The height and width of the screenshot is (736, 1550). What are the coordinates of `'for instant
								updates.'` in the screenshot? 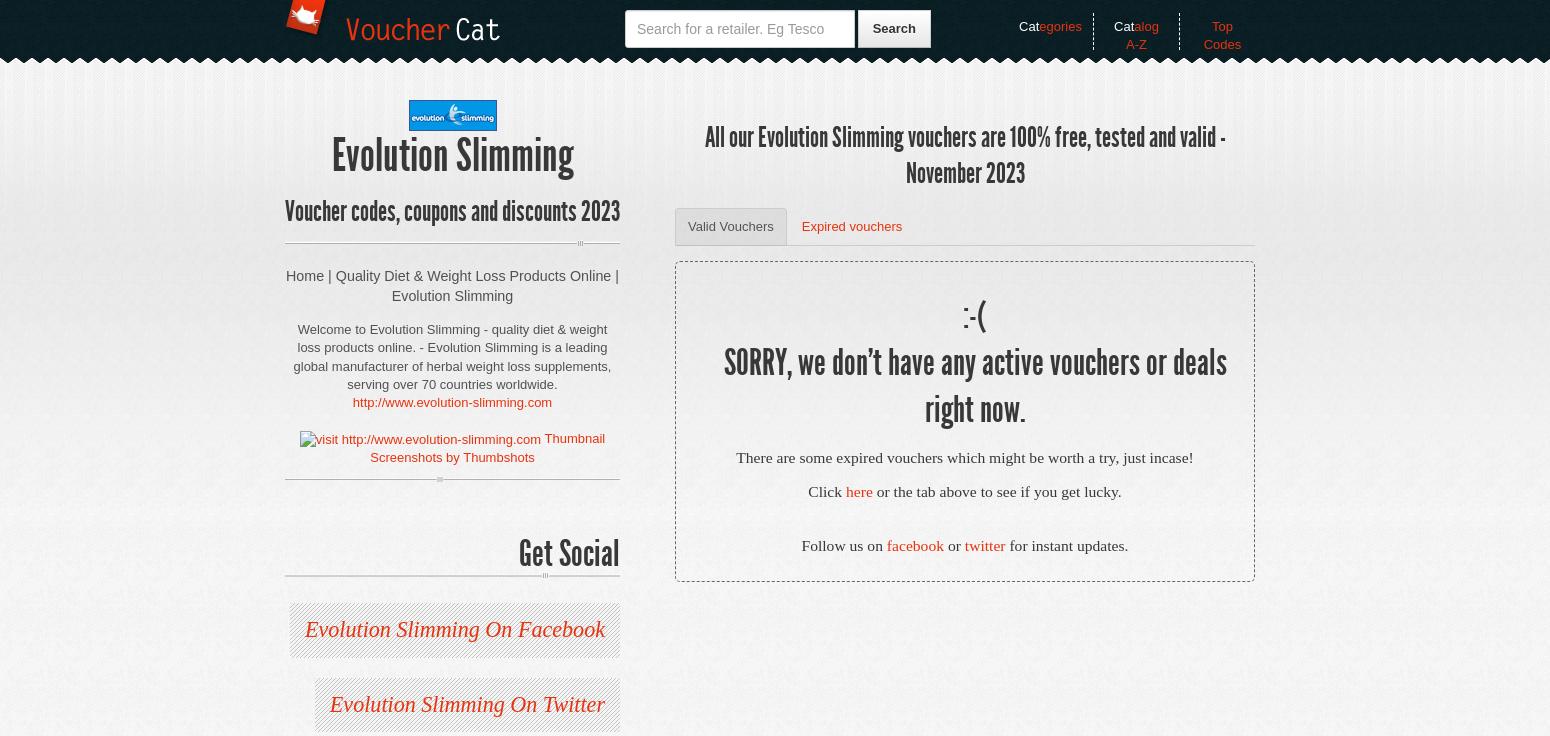 It's located at (1066, 544).